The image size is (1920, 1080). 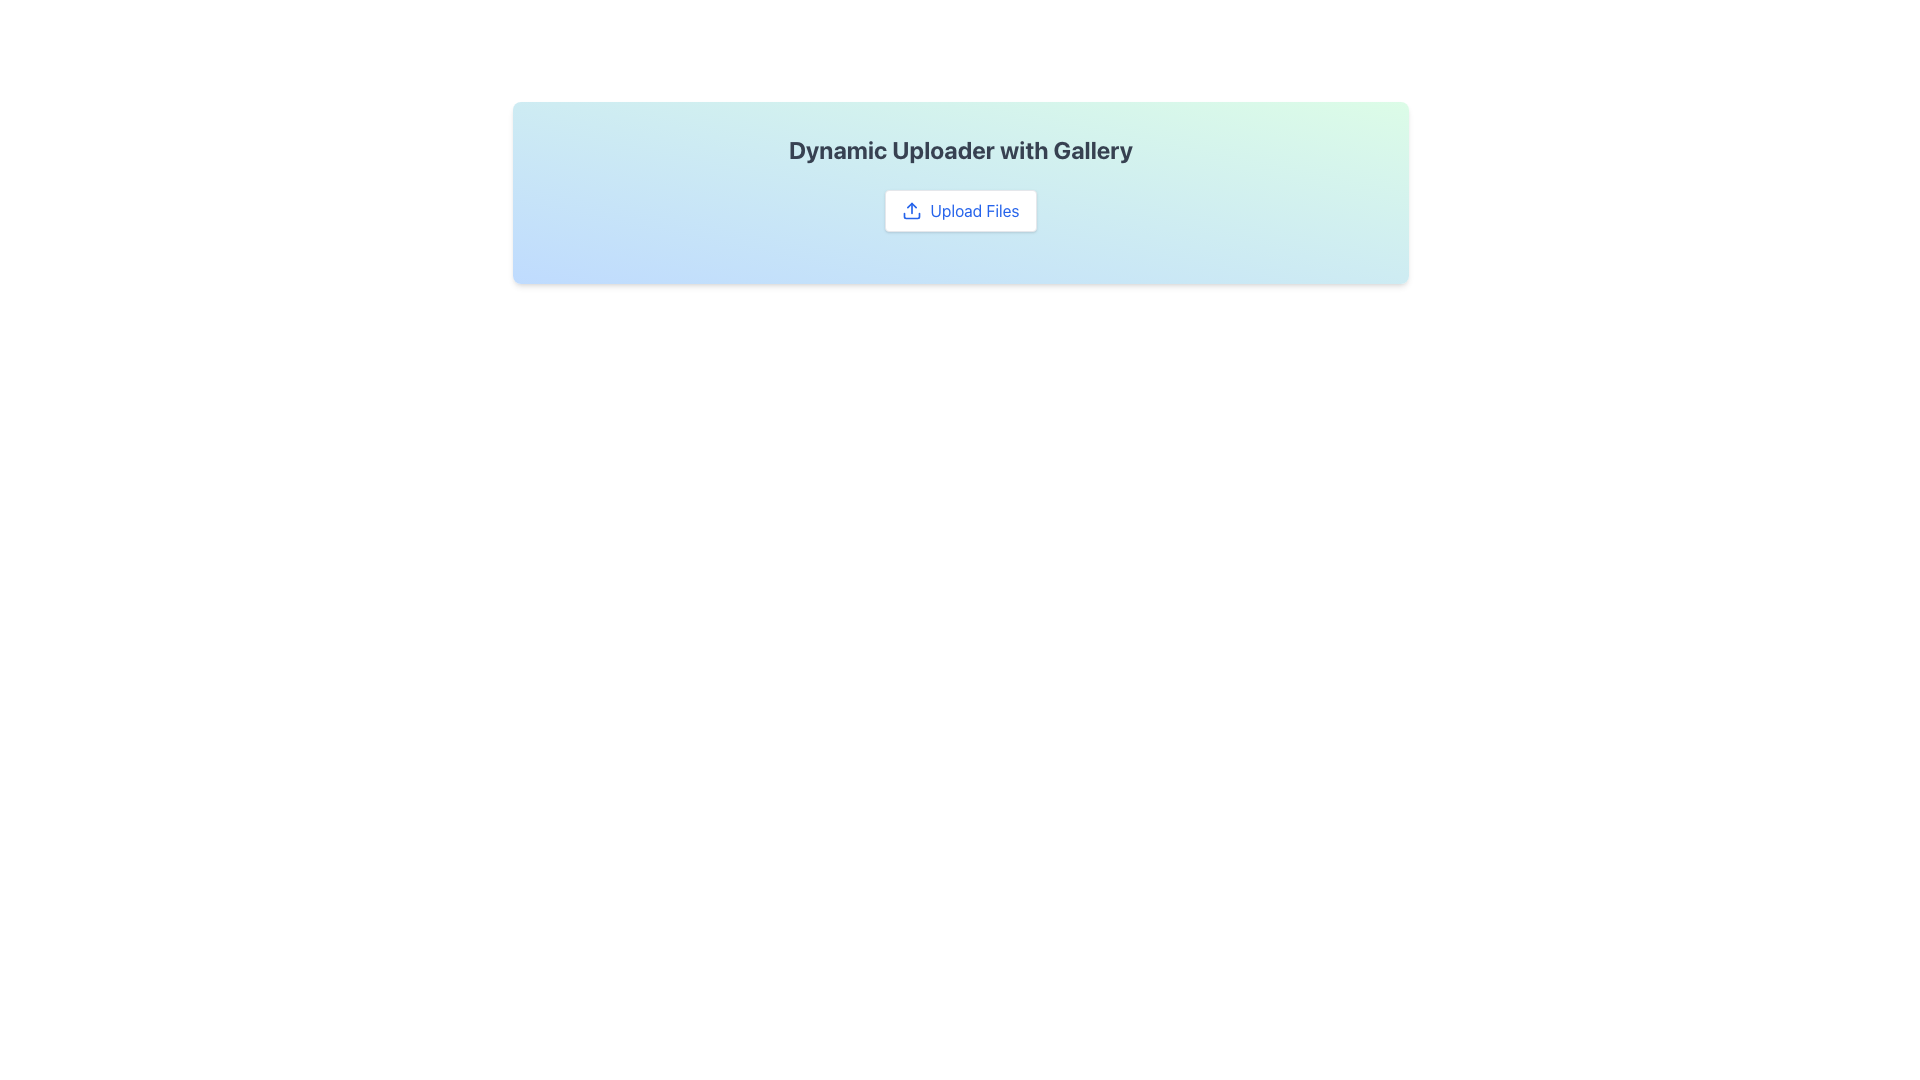 I want to click on the 'Upload Files' button which has a white background, rounded corners, and a blue text label, so click(x=960, y=211).